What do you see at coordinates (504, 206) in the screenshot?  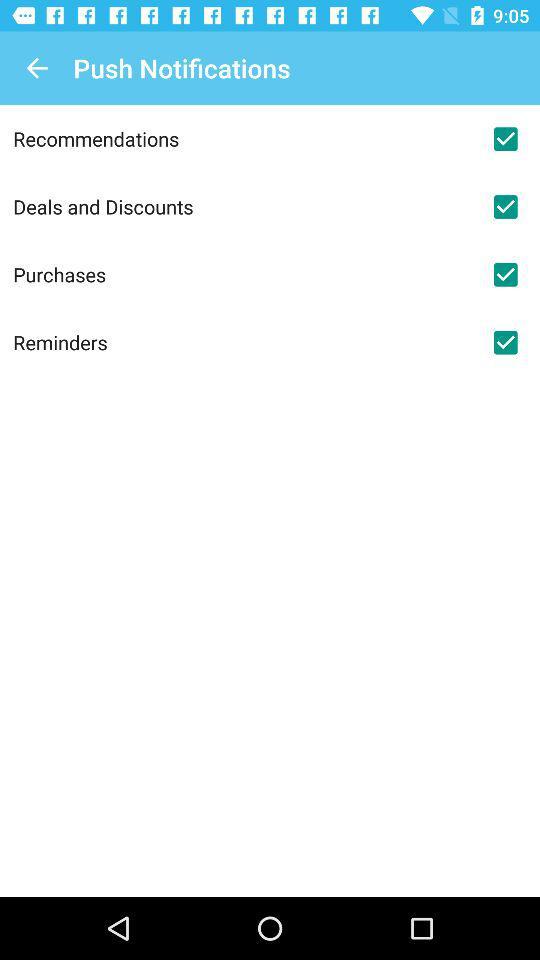 I see `allow deals and discounts notifications` at bounding box center [504, 206].